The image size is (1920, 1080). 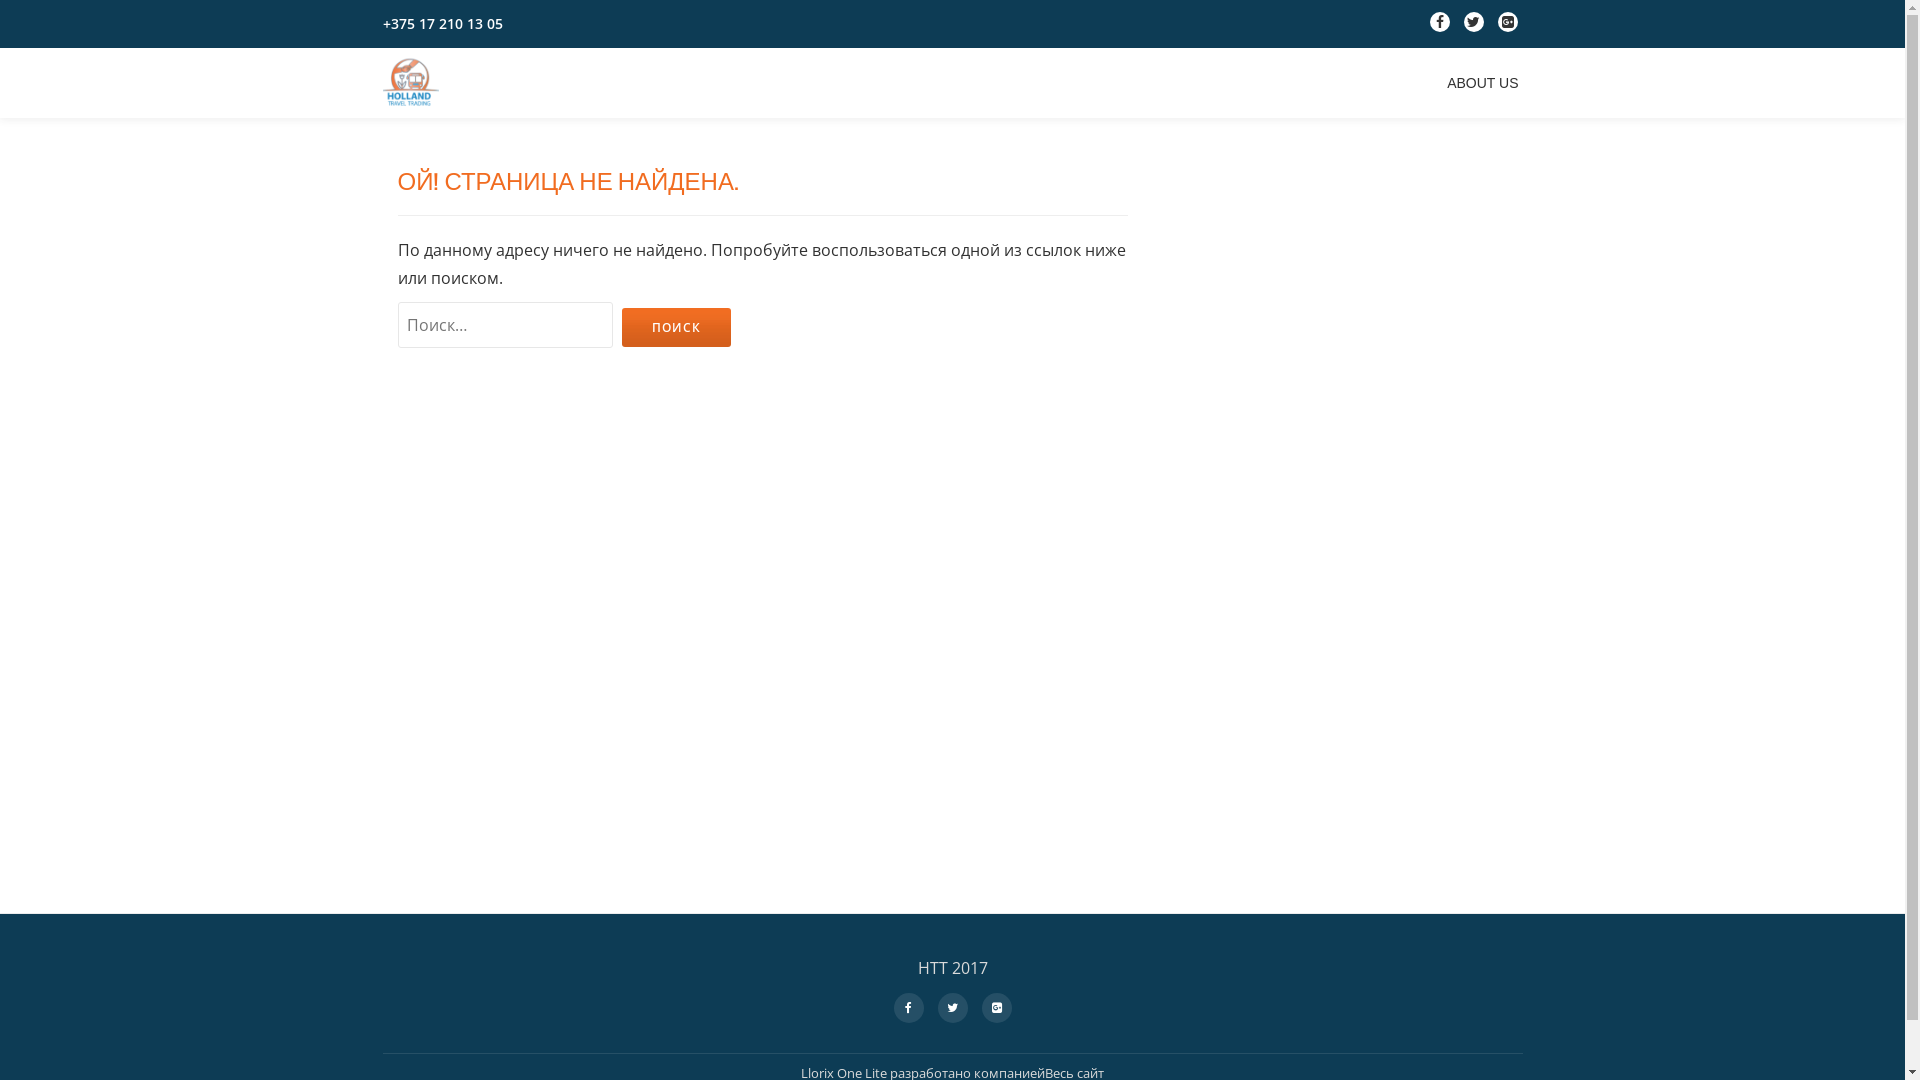 I want to click on 'fa-facebook', so click(x=1440, y=26).